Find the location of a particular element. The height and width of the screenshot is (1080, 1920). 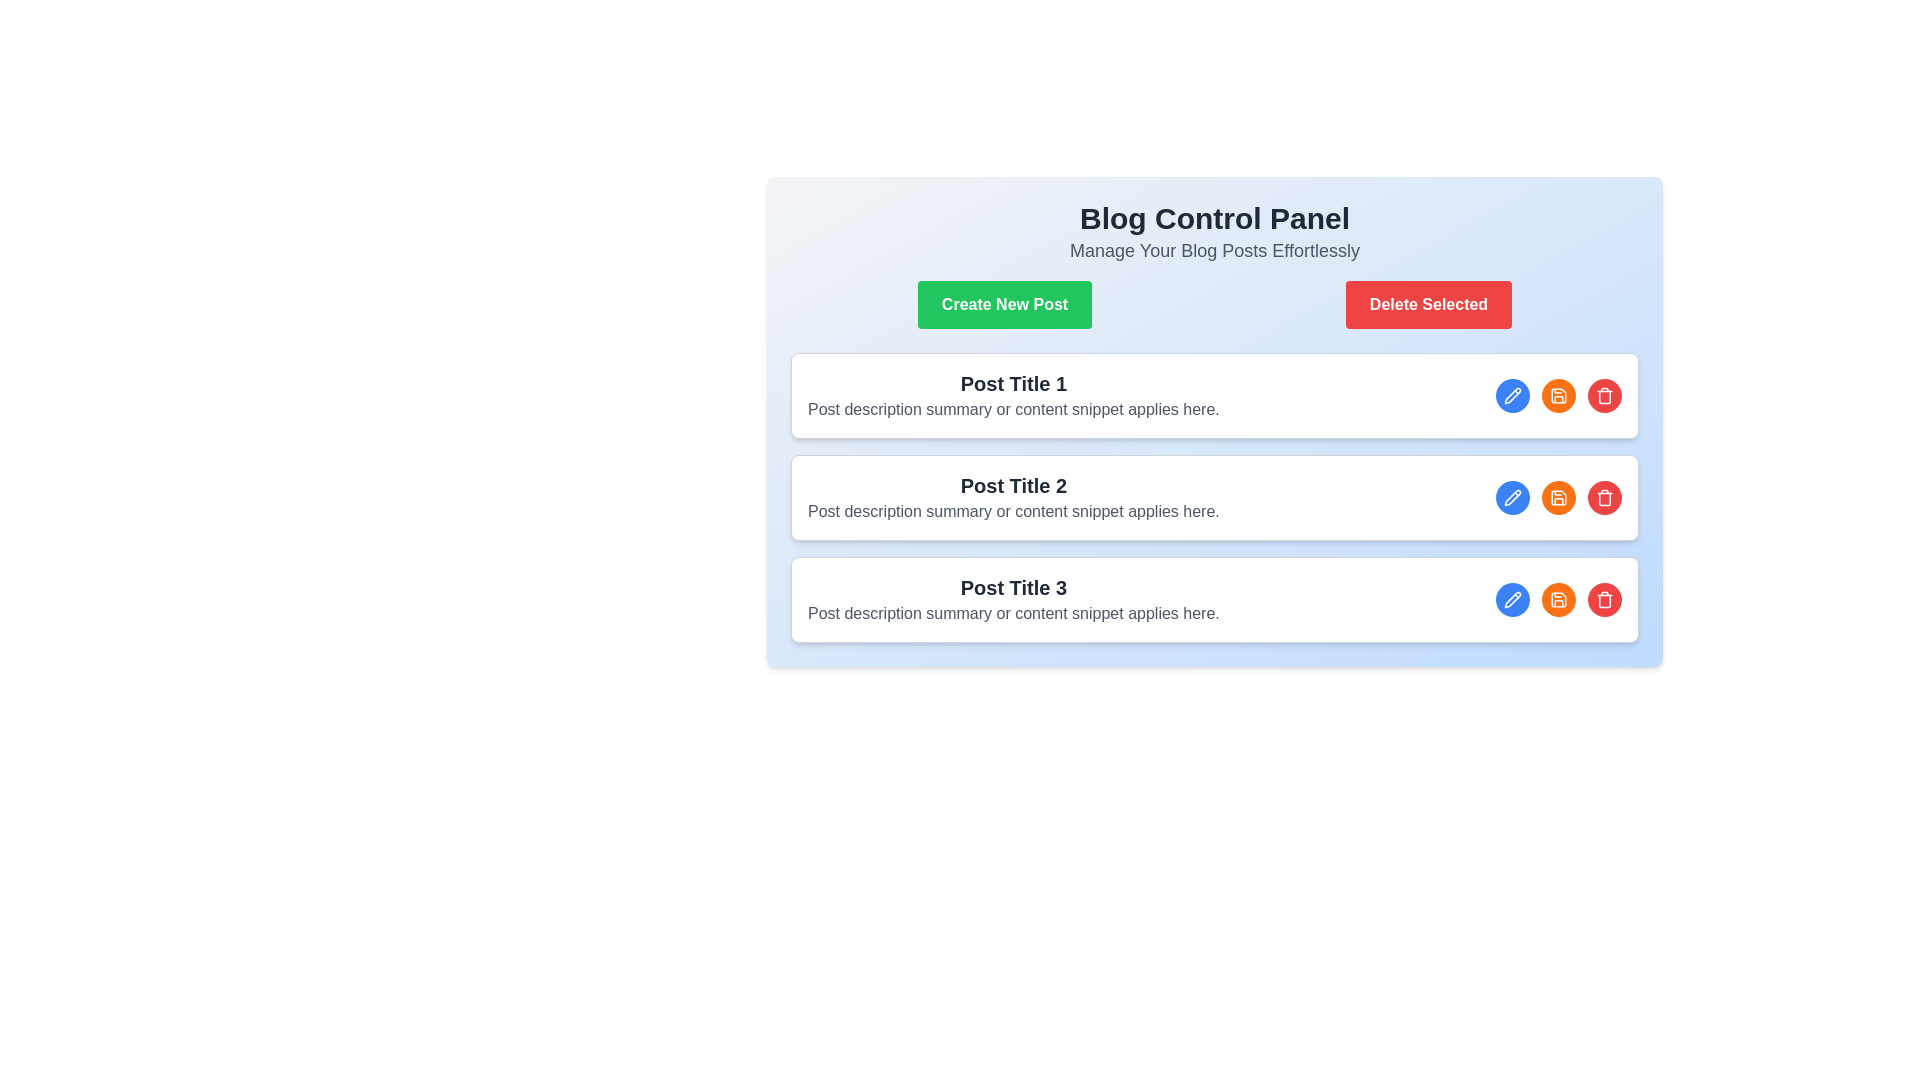

the small orange circular icon button with a white outline of a floppy disk, located in the middle of three action buttons for a blog post item is located at coordinates (1558, 396).